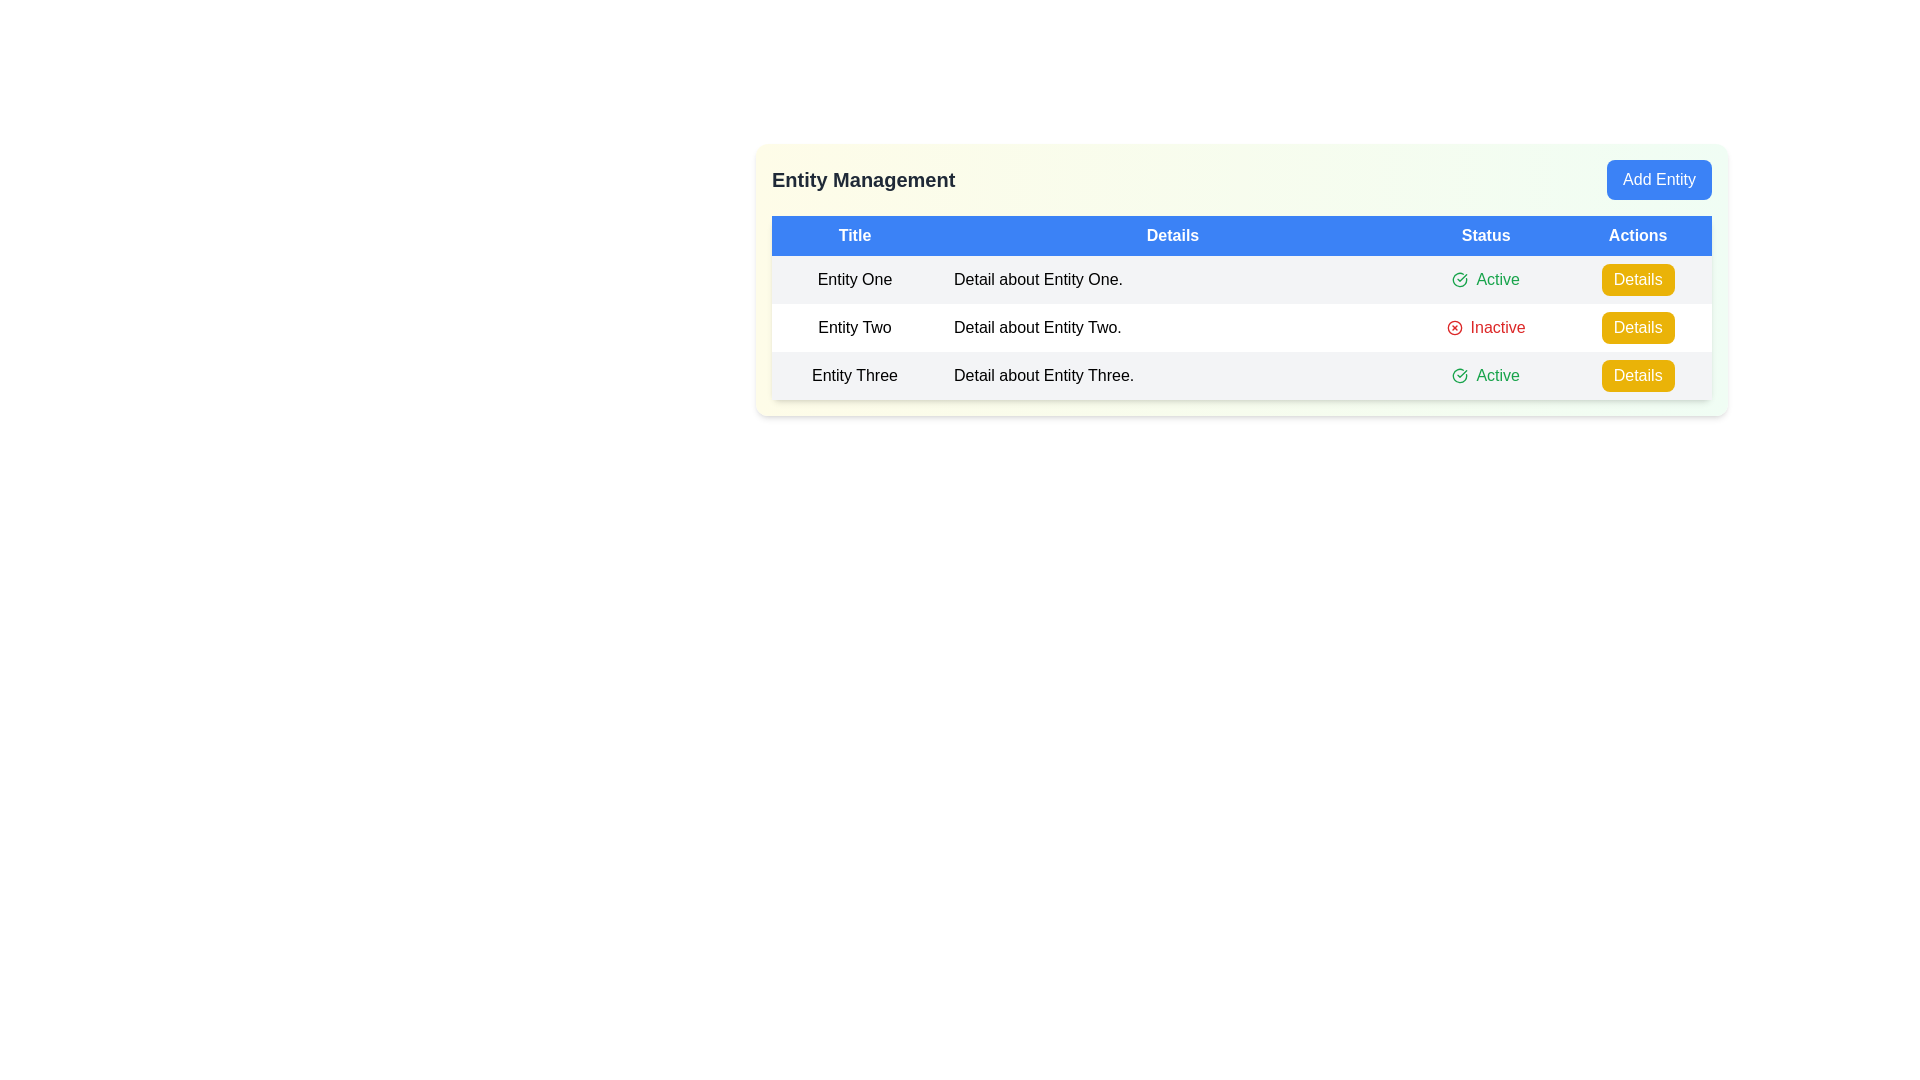 The width and height of the screenshot is (1920, 1080). I want to click on the Status Label indicating 'Active' status for 'Entity Three' in the table, so click(1486, 375).